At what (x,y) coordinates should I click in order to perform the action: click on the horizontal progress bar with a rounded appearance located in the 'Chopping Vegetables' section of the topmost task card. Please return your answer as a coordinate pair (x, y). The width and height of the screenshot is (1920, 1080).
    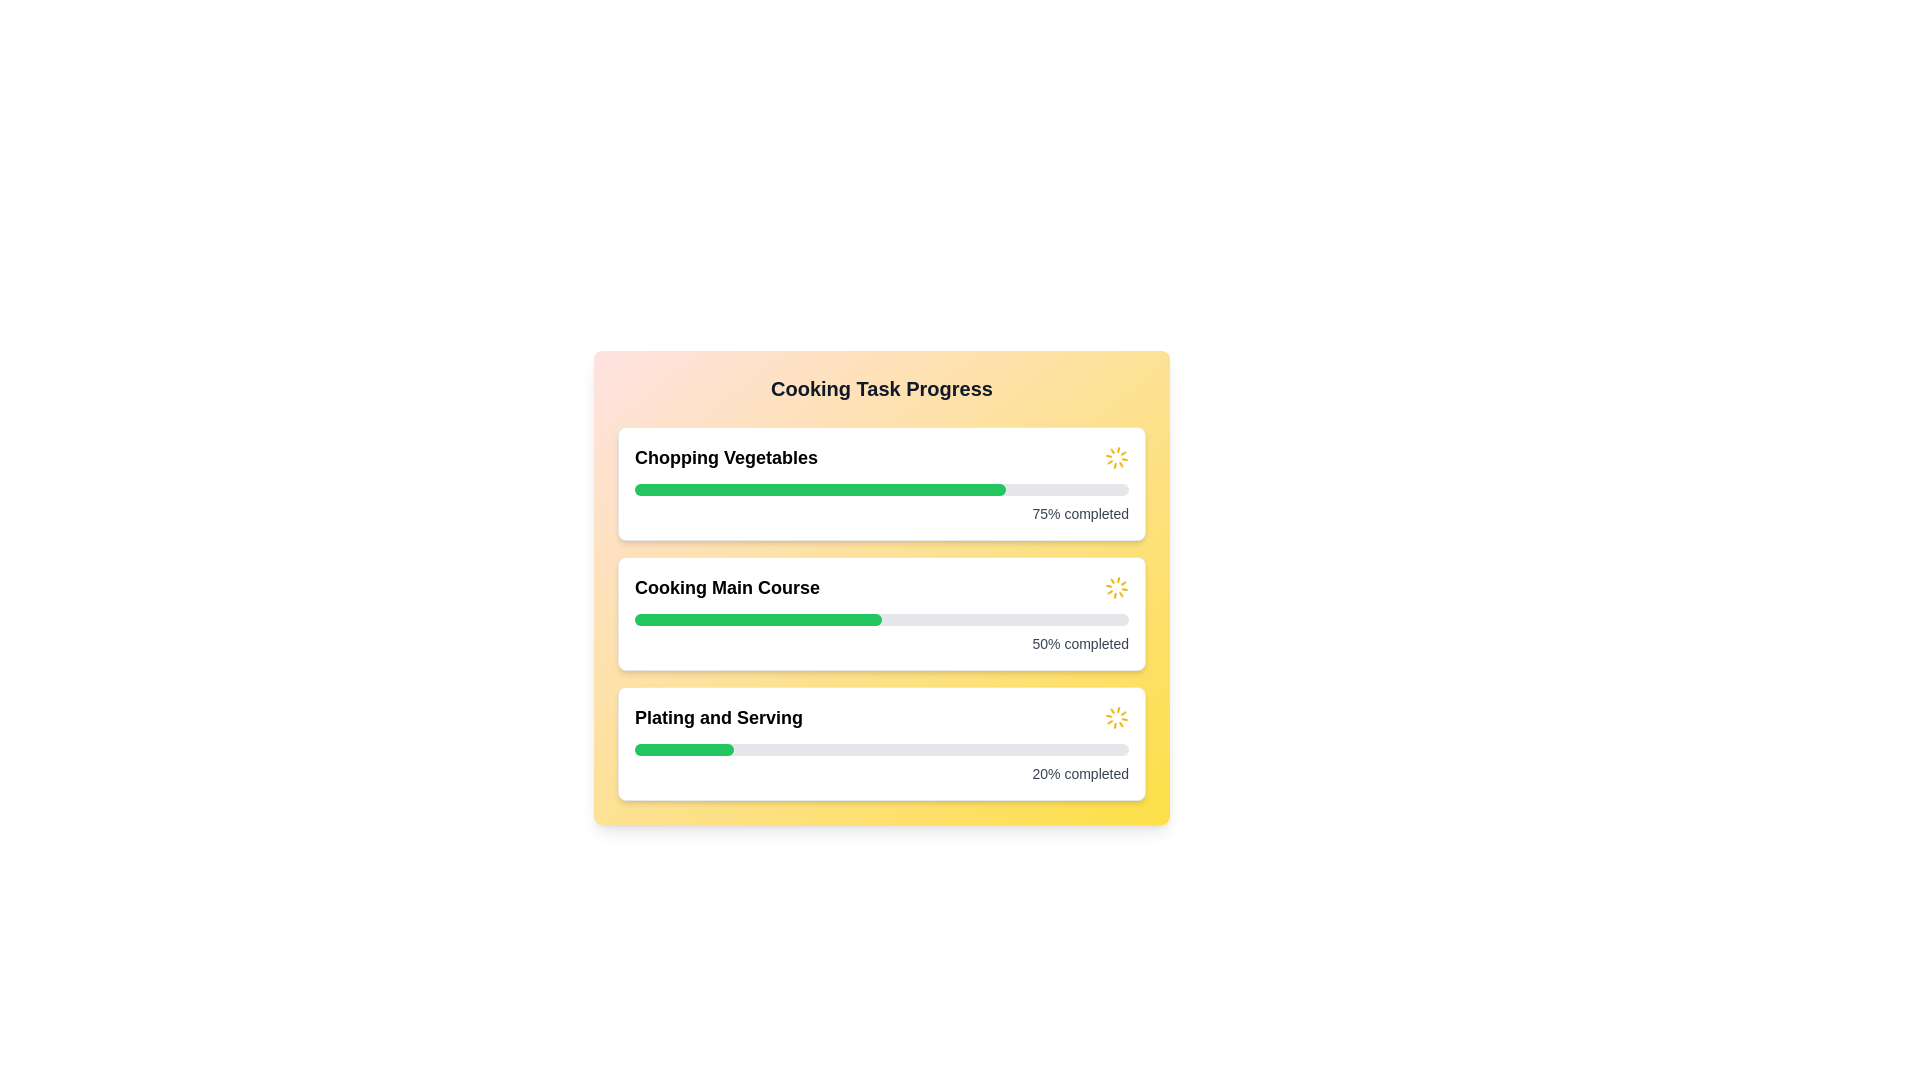
    Looking at the image, I should click on (881, 489).